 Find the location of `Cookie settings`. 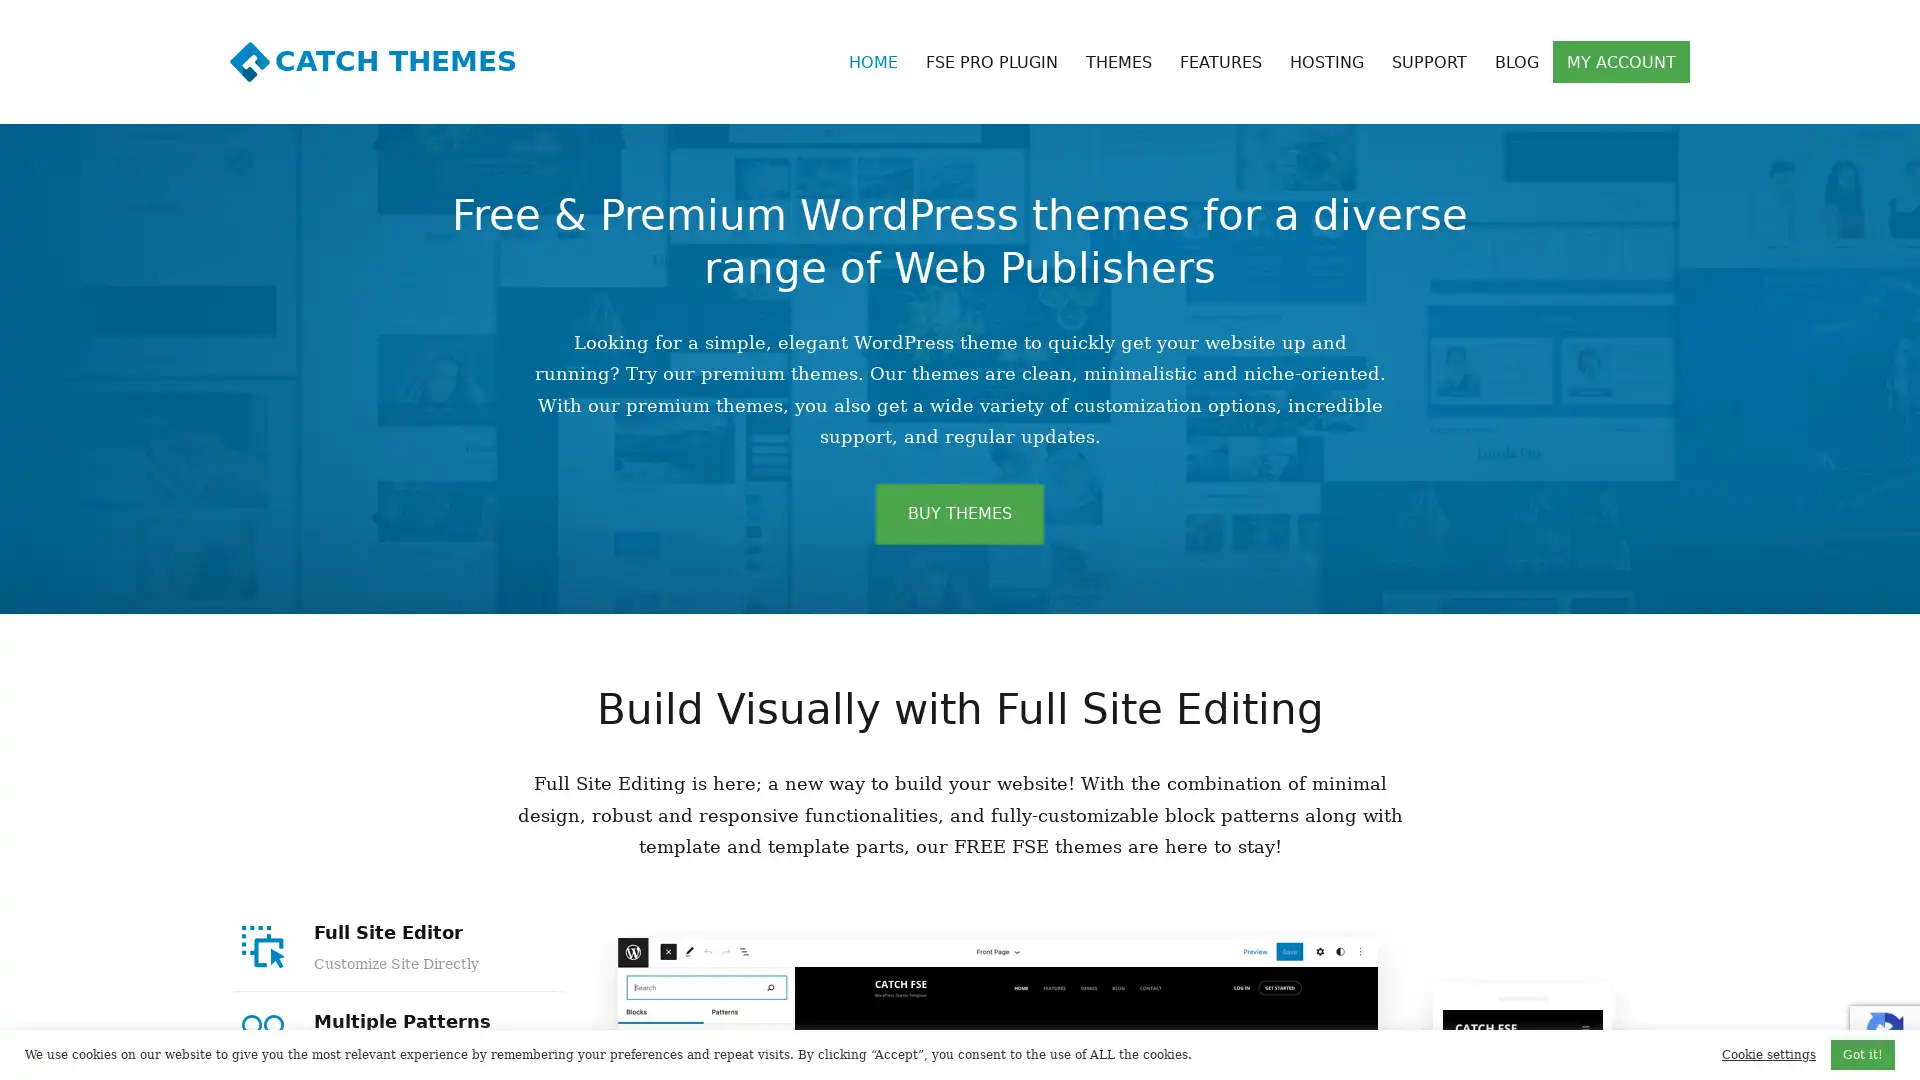

Cookie settings is located at coordinates (1769, 1054).